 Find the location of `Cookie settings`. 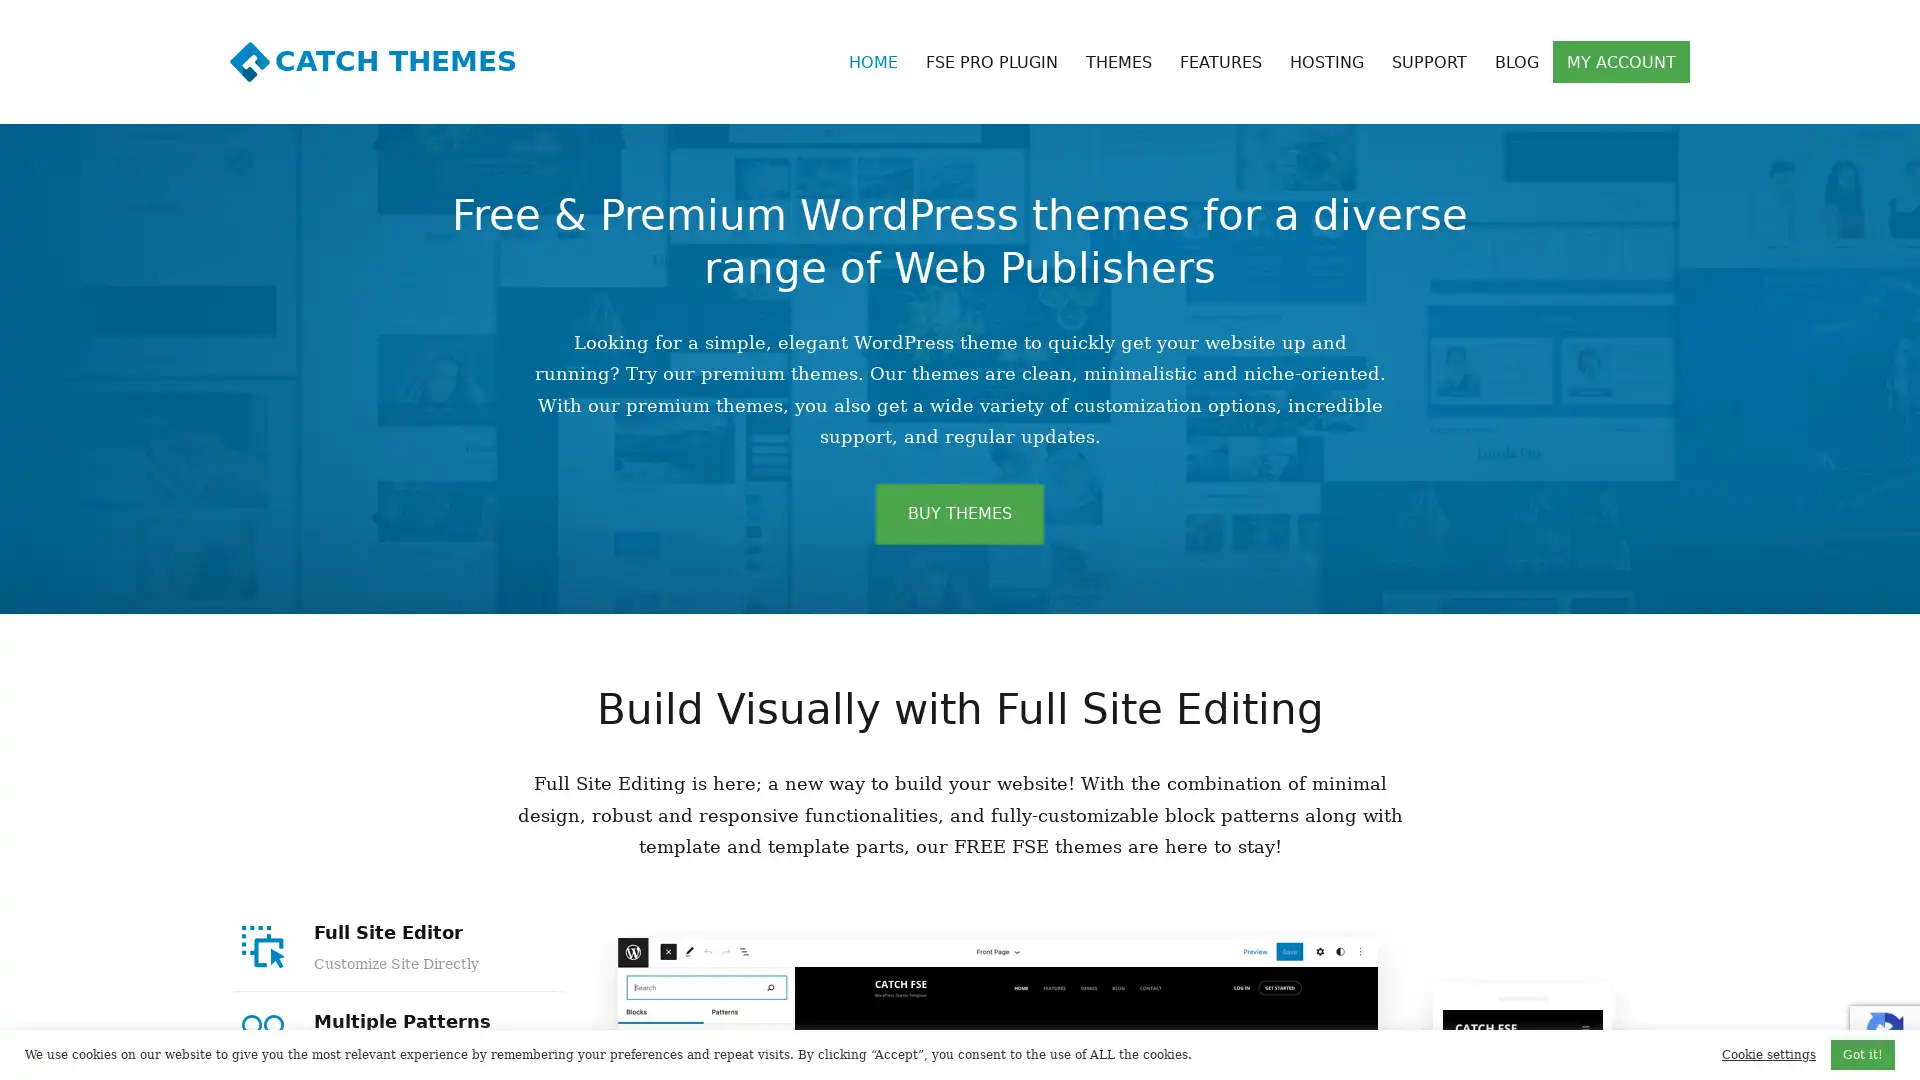

Cookie settings is located at coordinates (1769, 1054).